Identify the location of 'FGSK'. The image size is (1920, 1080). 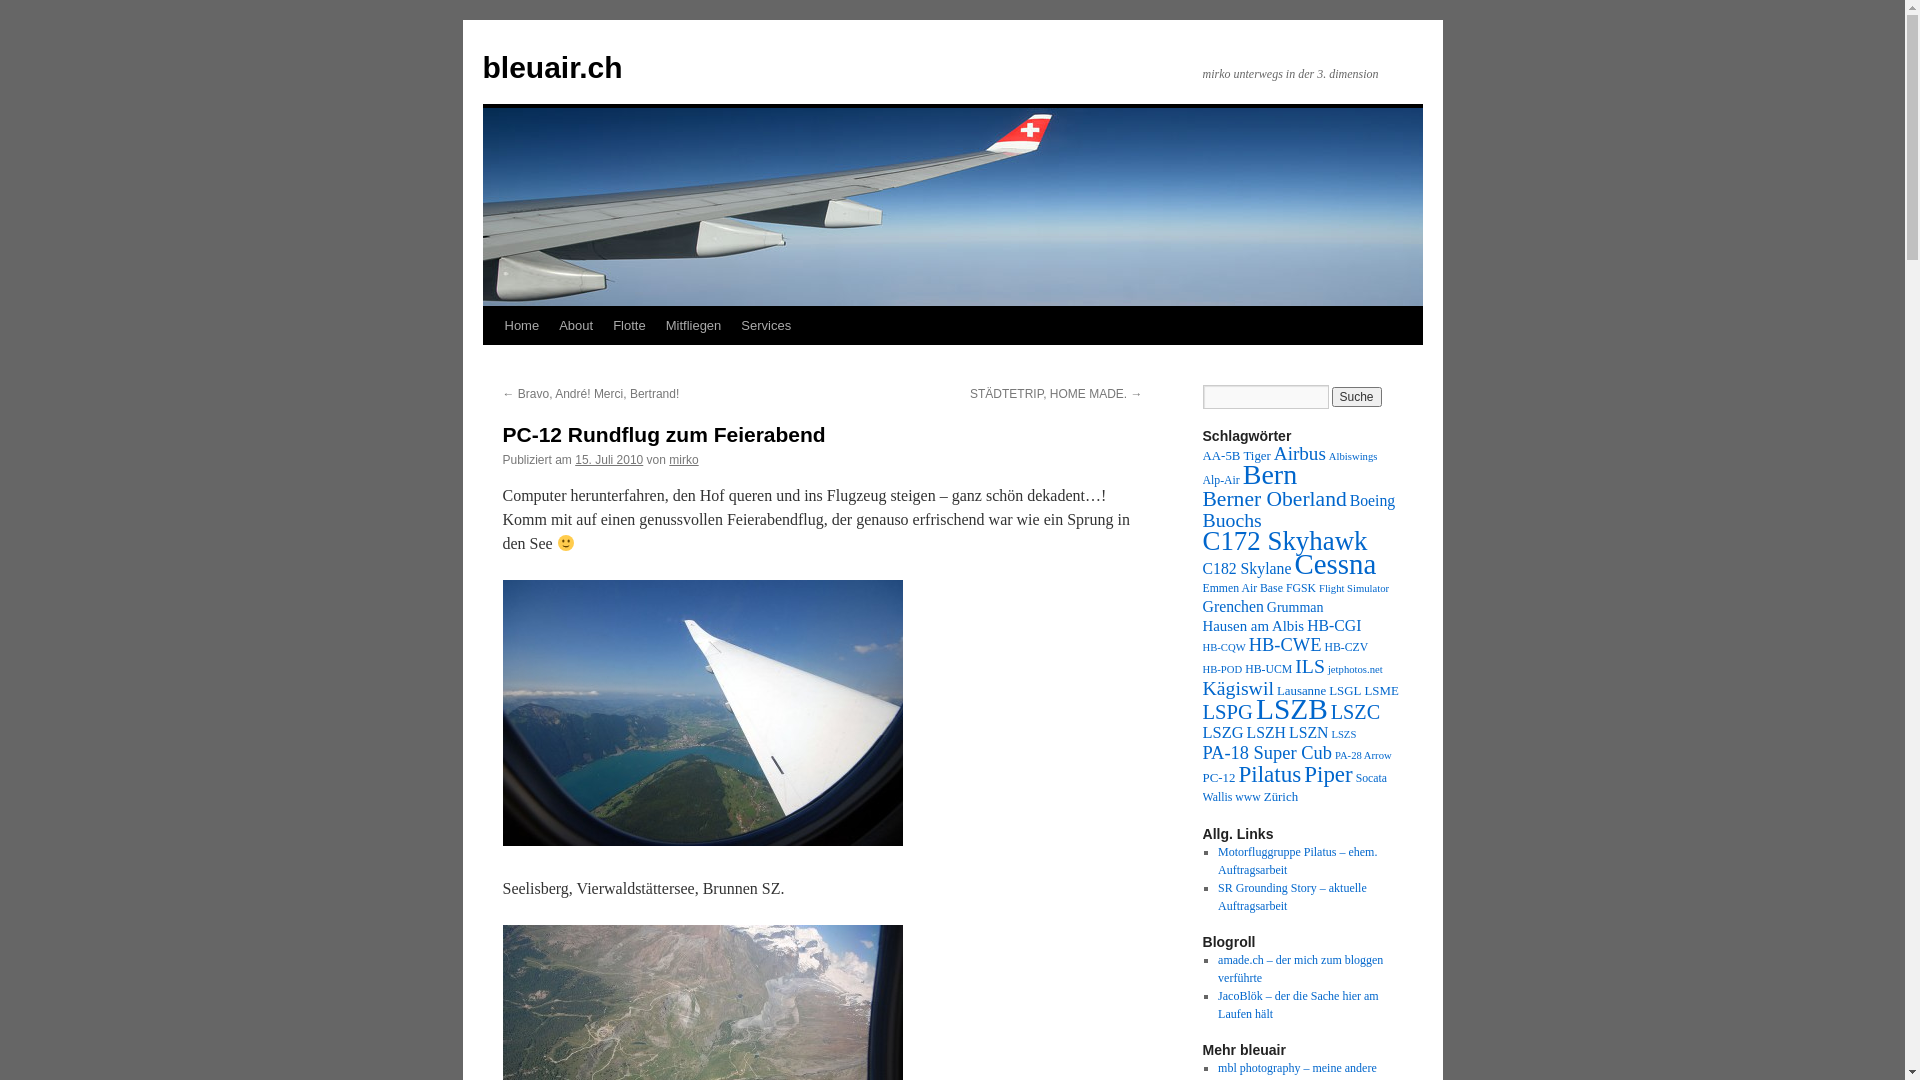
(1300, 587).